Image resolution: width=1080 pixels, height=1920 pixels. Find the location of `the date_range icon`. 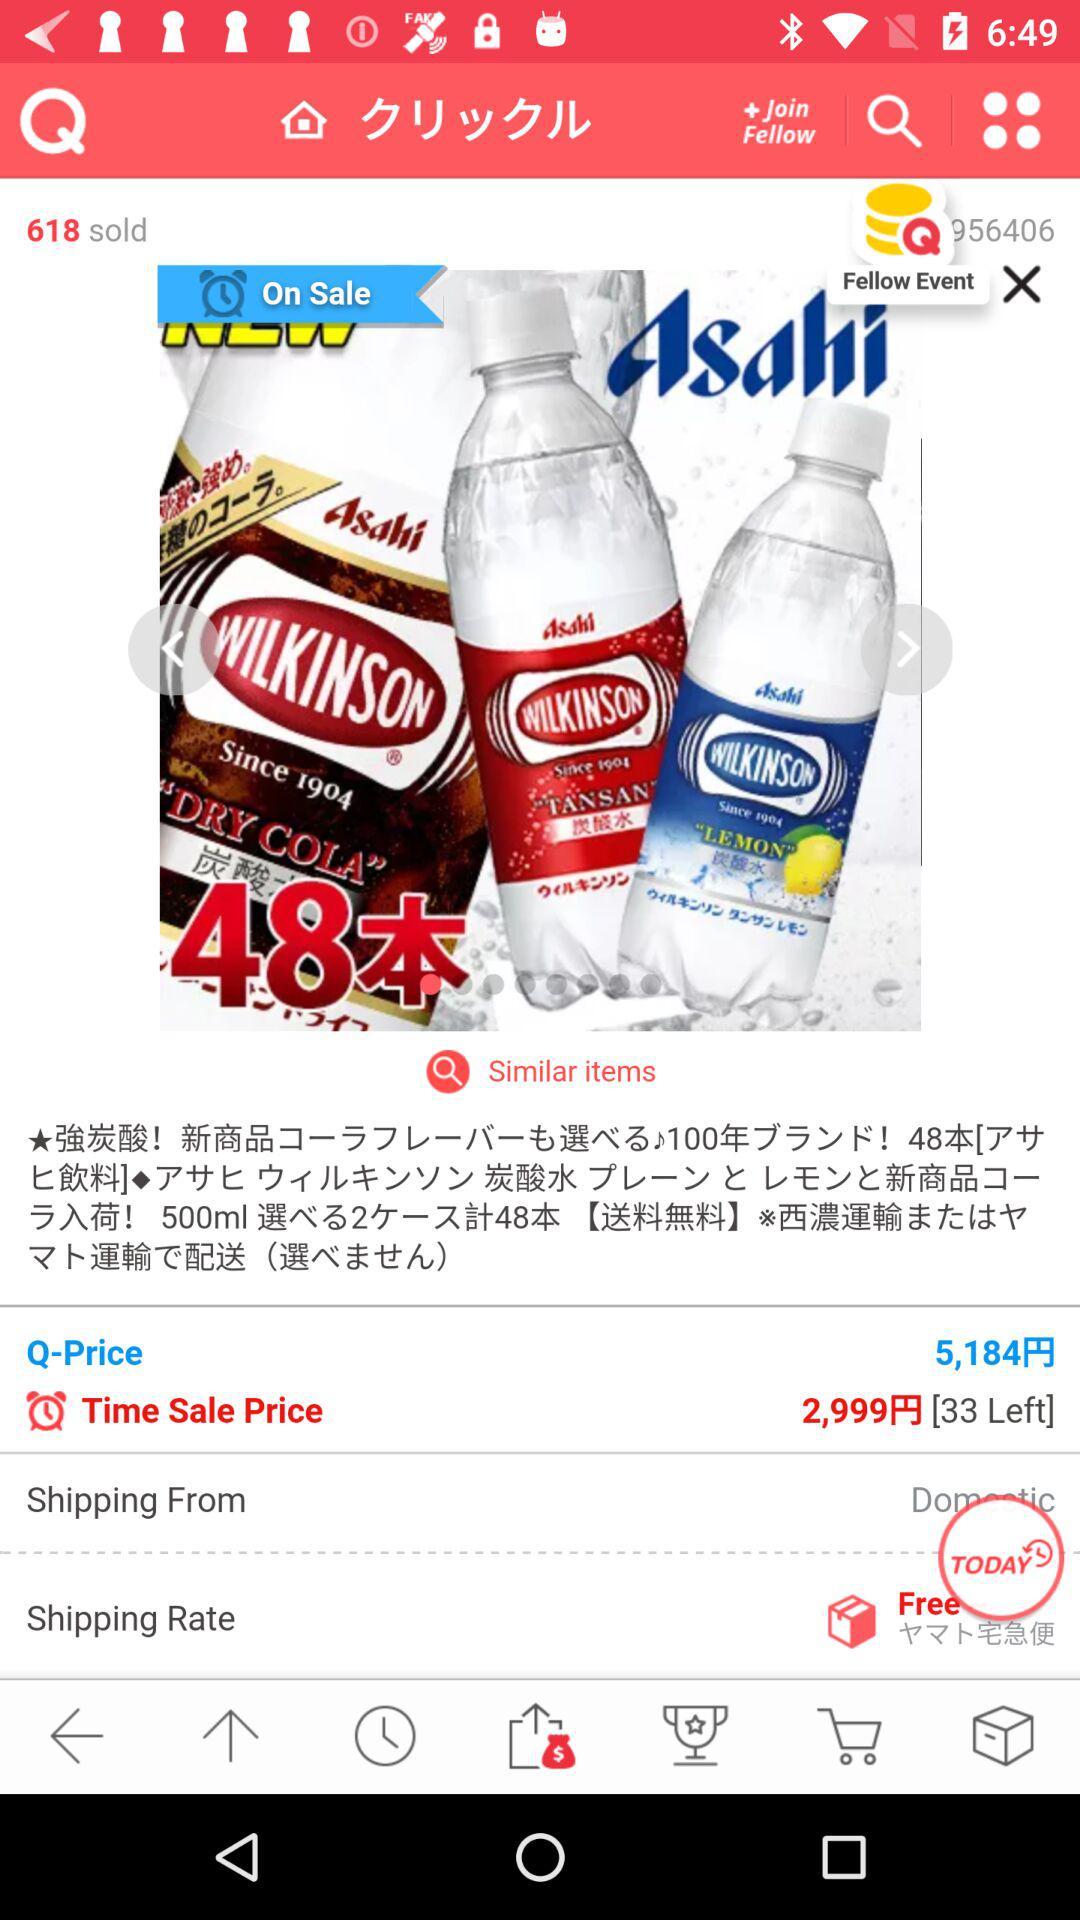

the date_range icon is located at coordinates (778, 119).